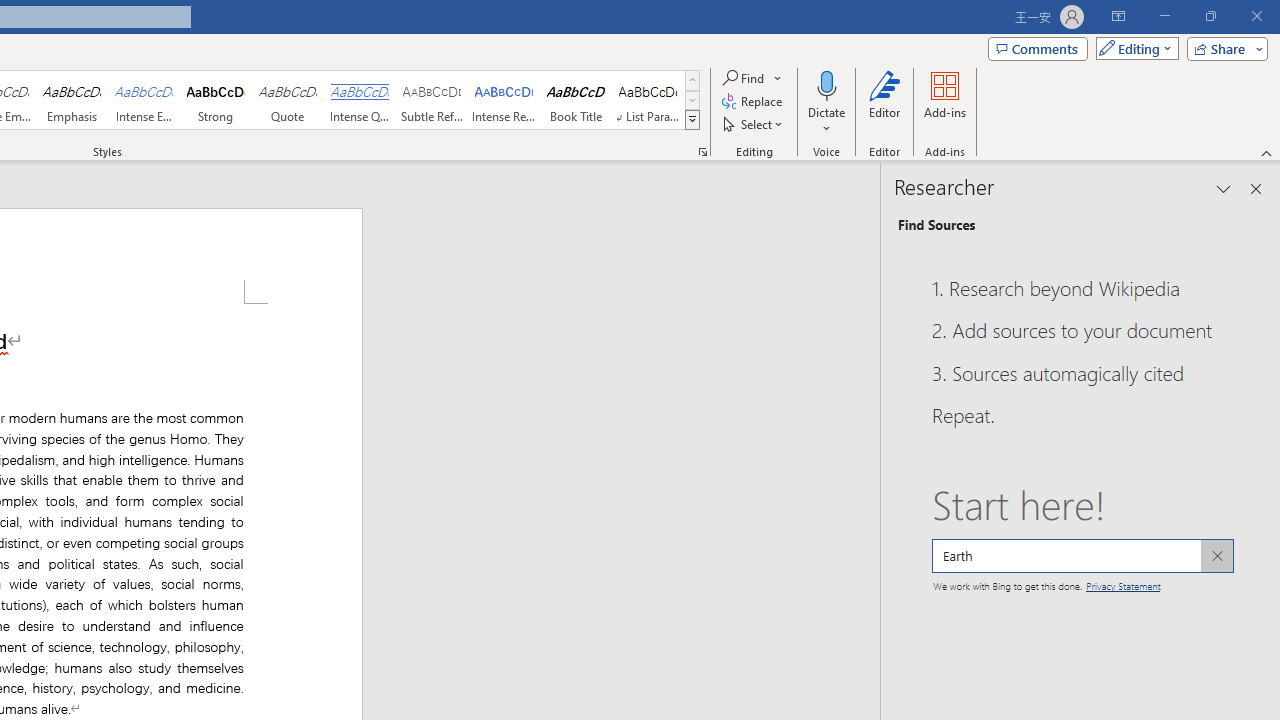  I want to click on 'Cancel', so click(1215, 555).